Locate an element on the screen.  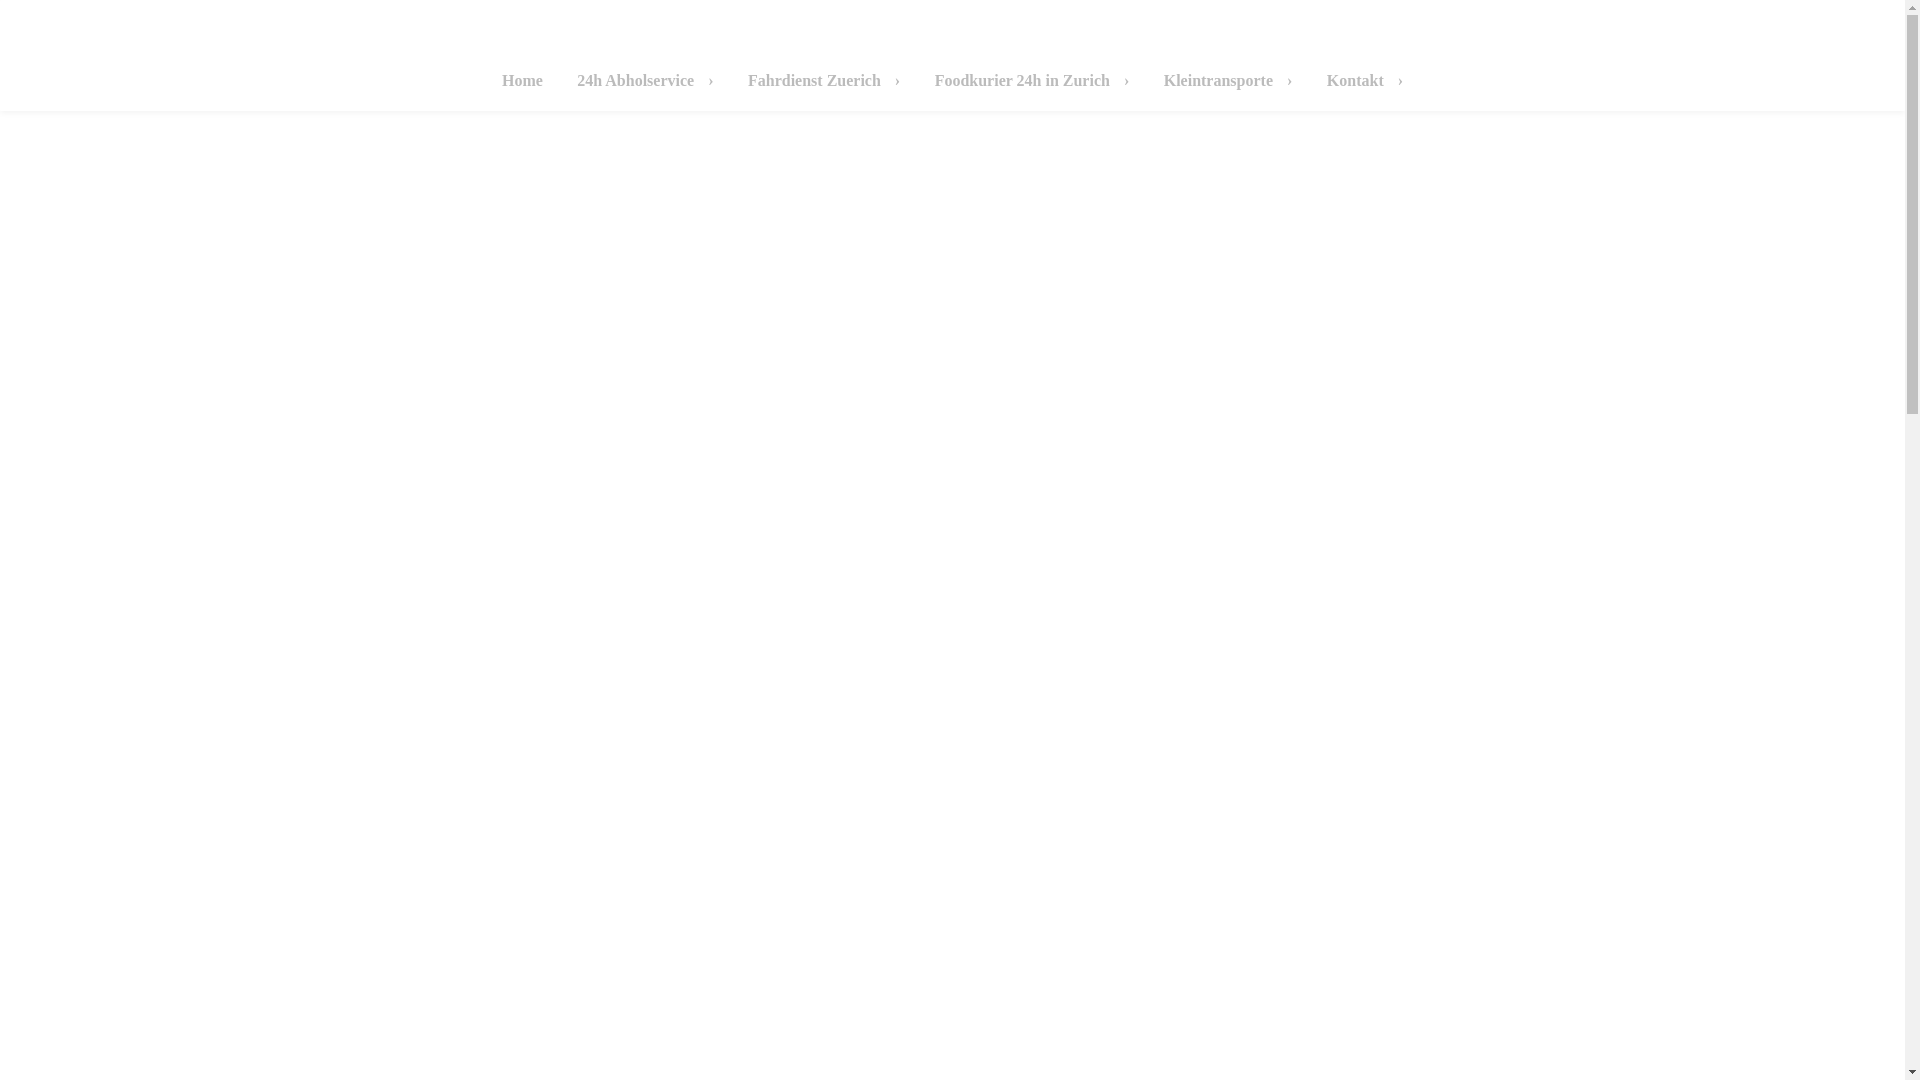
'Foodkurier 24h in Zurich' is located at coordinates (1032, 80).